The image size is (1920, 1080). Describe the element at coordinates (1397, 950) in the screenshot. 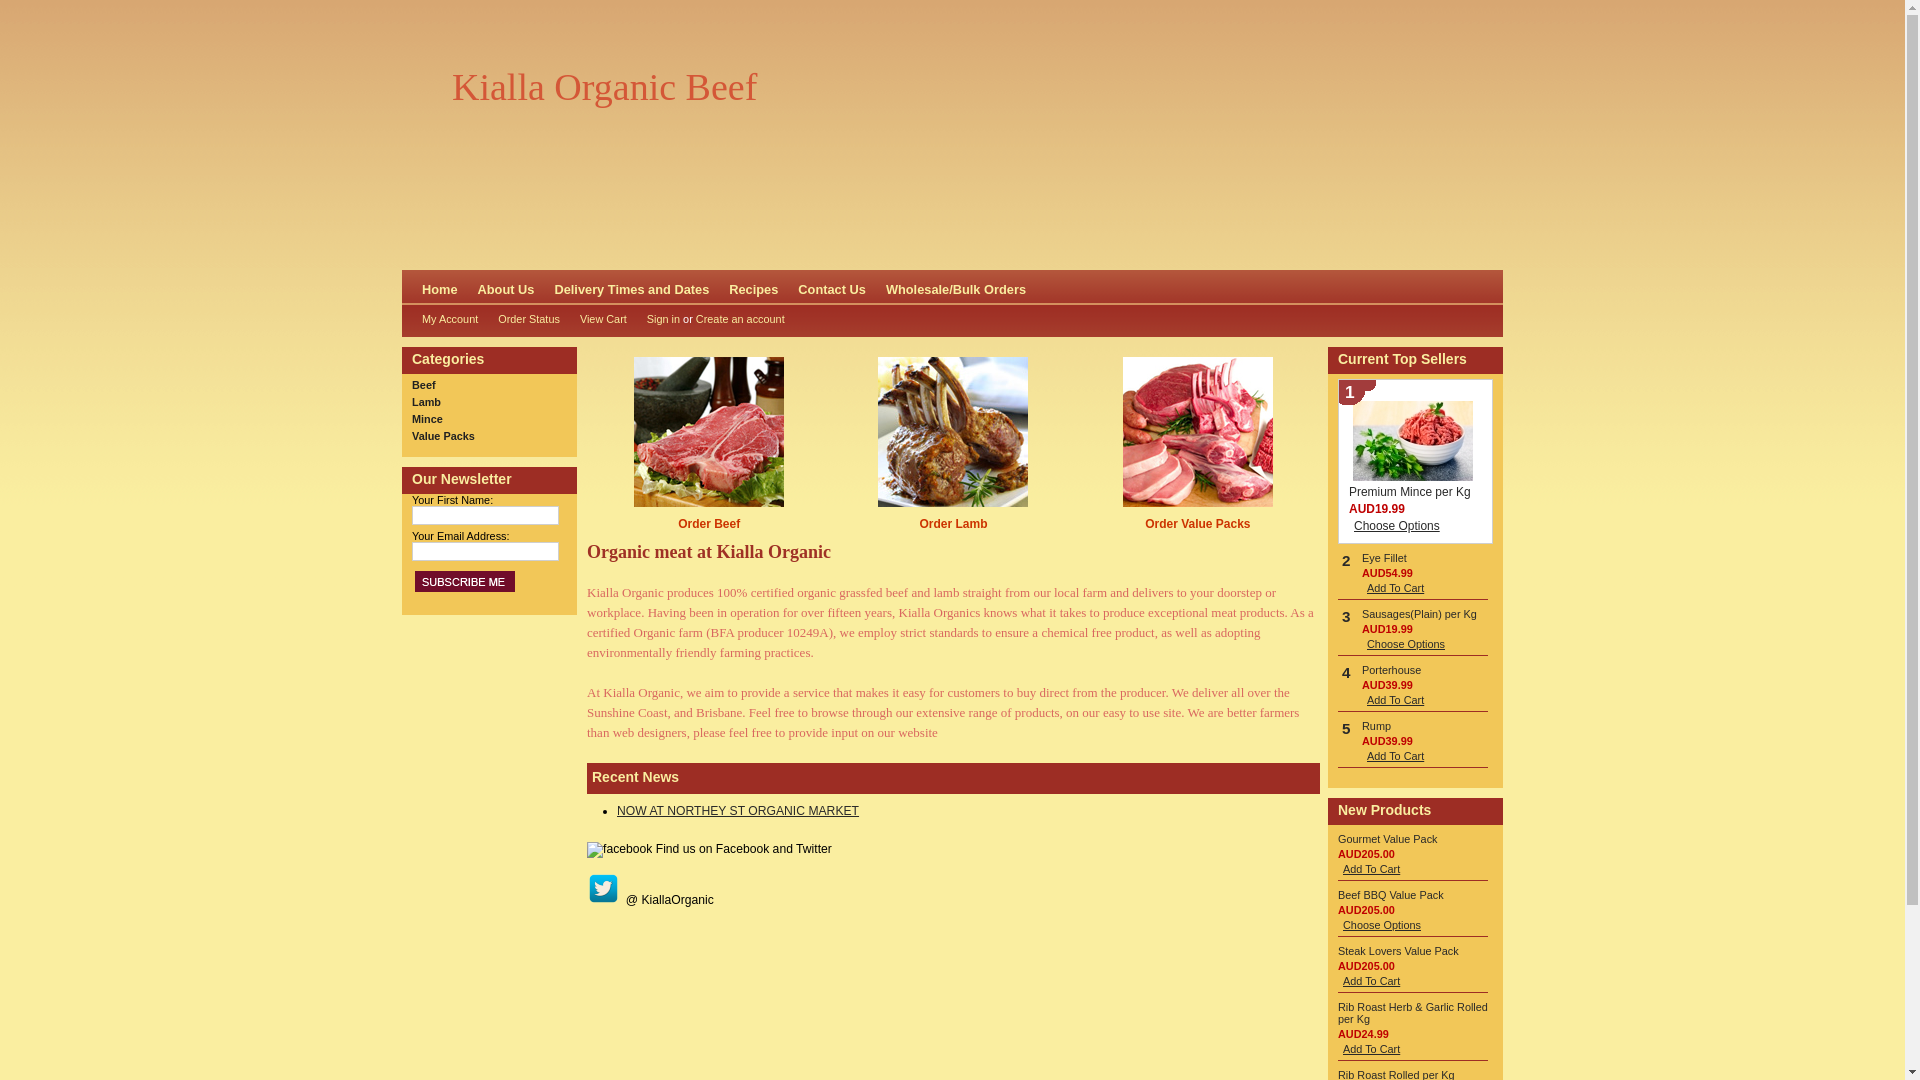

I see `'Steak Lovers Value Pack'` at that location.